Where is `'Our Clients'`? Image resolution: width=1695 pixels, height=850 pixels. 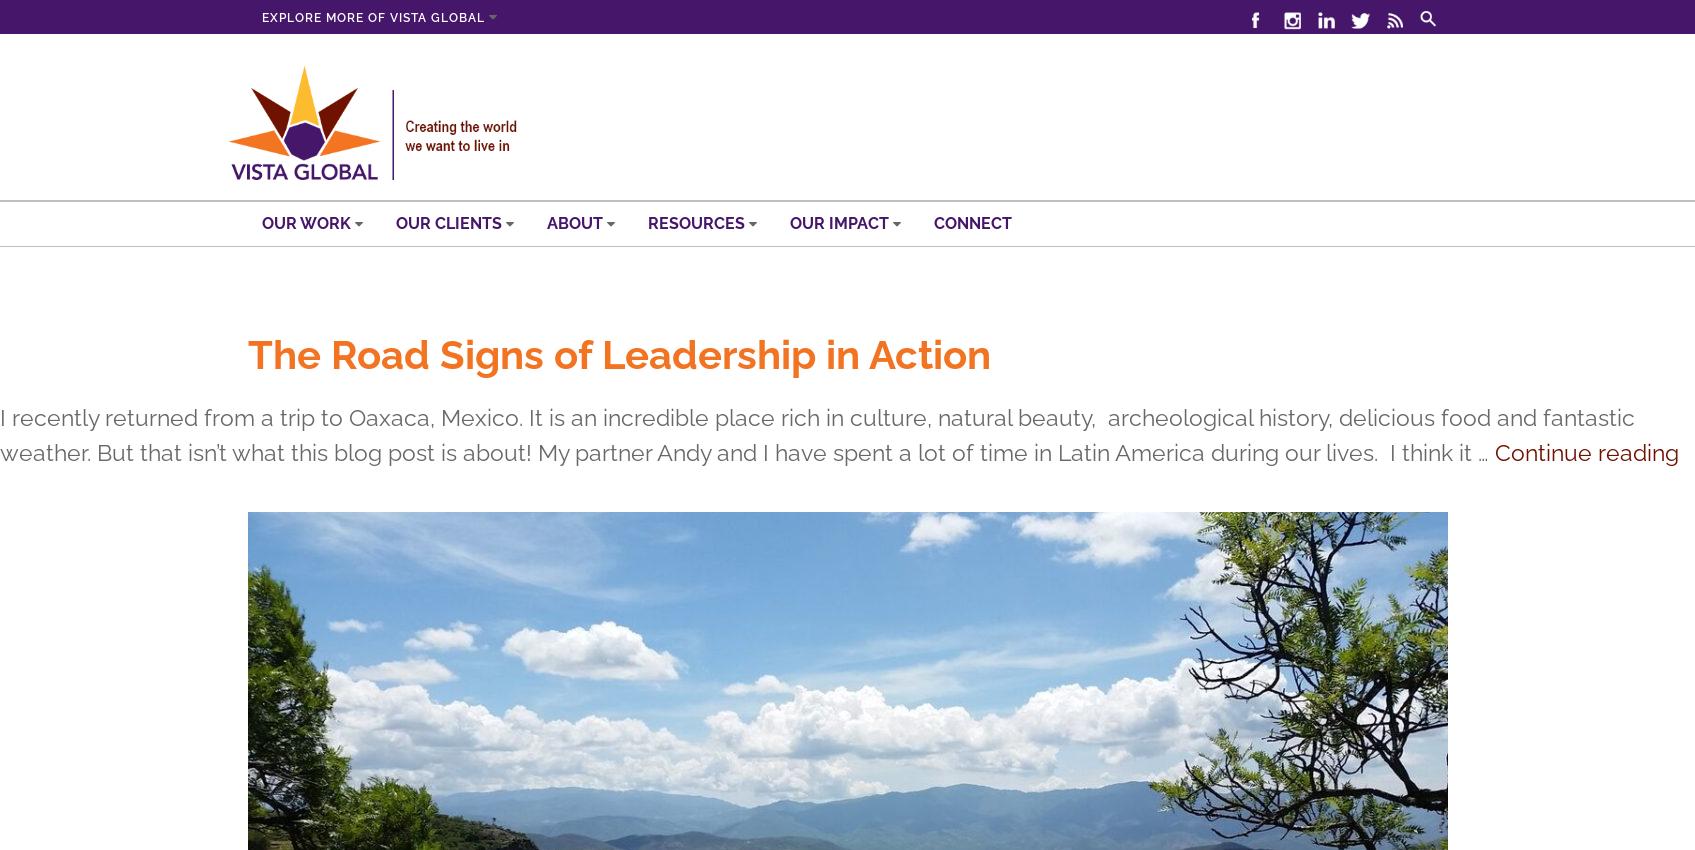
'Our Clients' is located at coordinates (450, 222).